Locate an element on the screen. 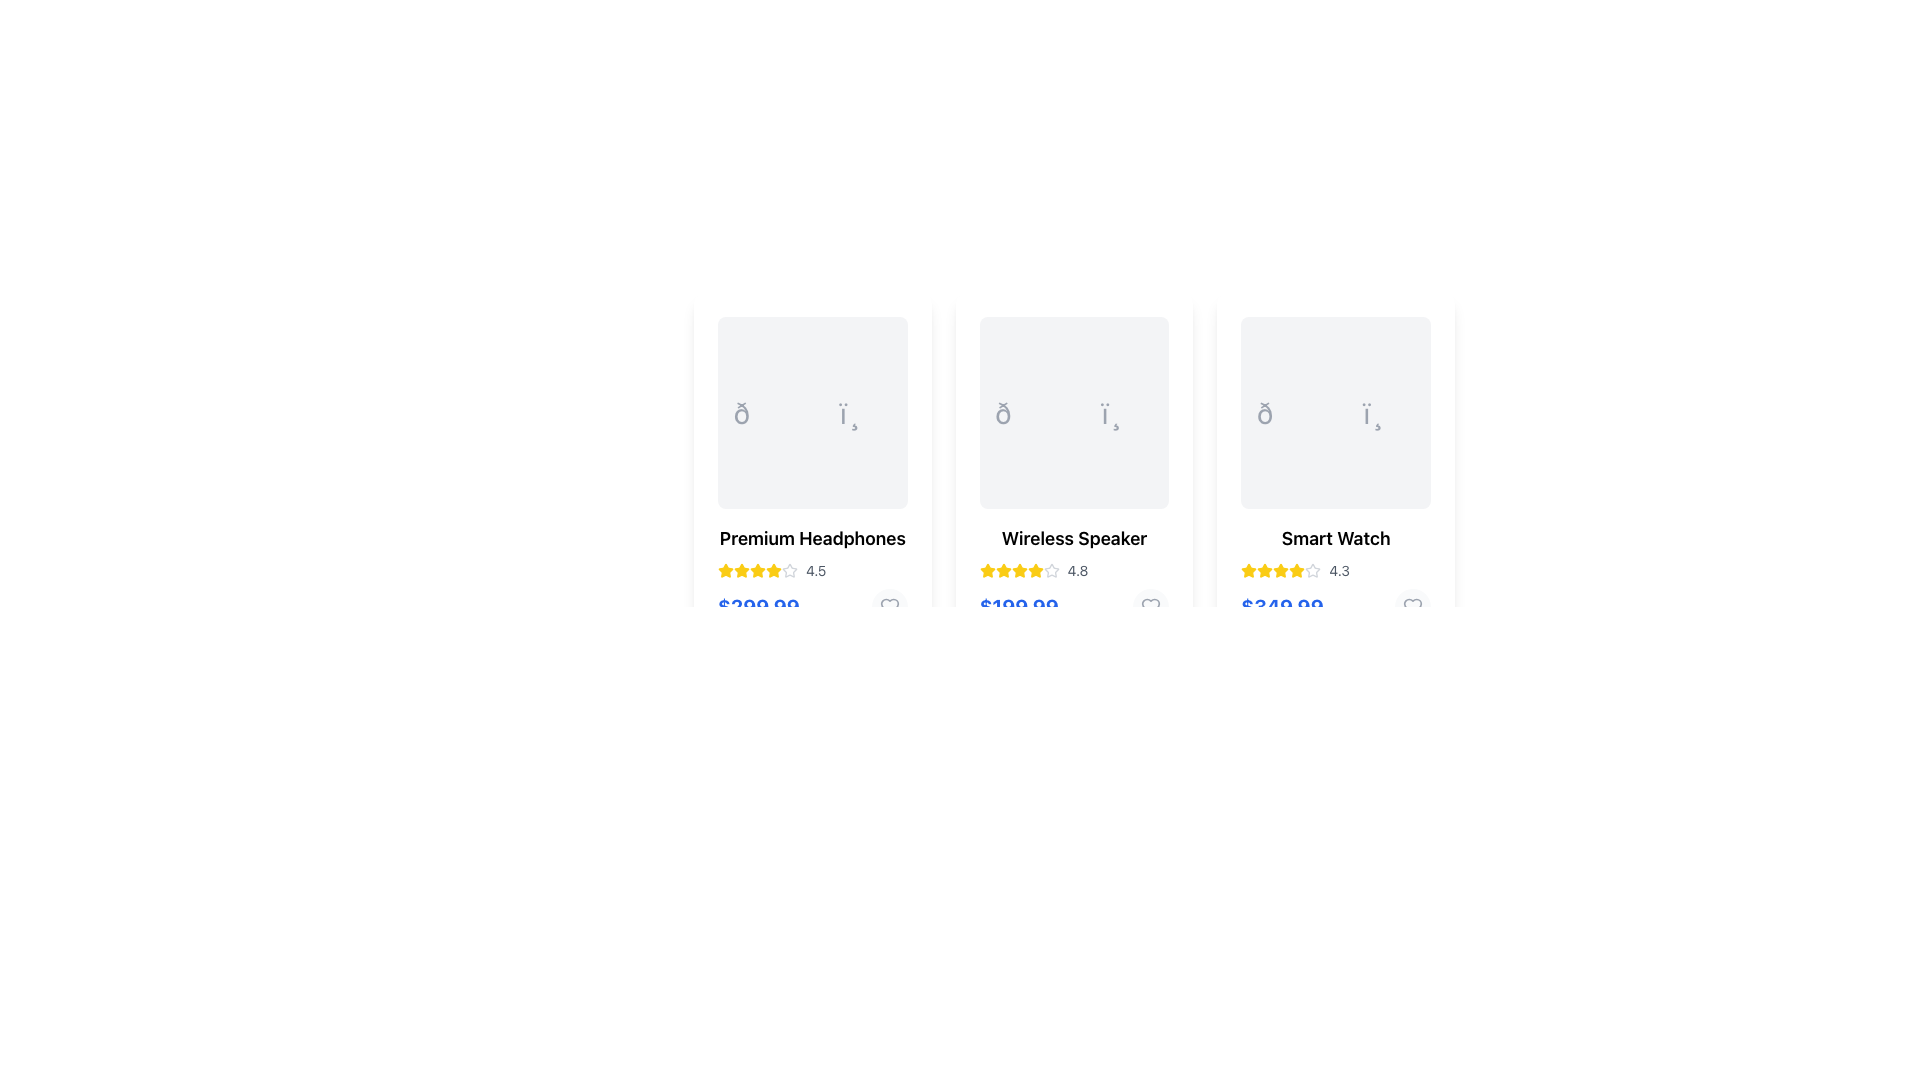  the filled yellow star icon representing the first rating in the set below the 'Premium Headphones' title is located at coordinates (724, 570).